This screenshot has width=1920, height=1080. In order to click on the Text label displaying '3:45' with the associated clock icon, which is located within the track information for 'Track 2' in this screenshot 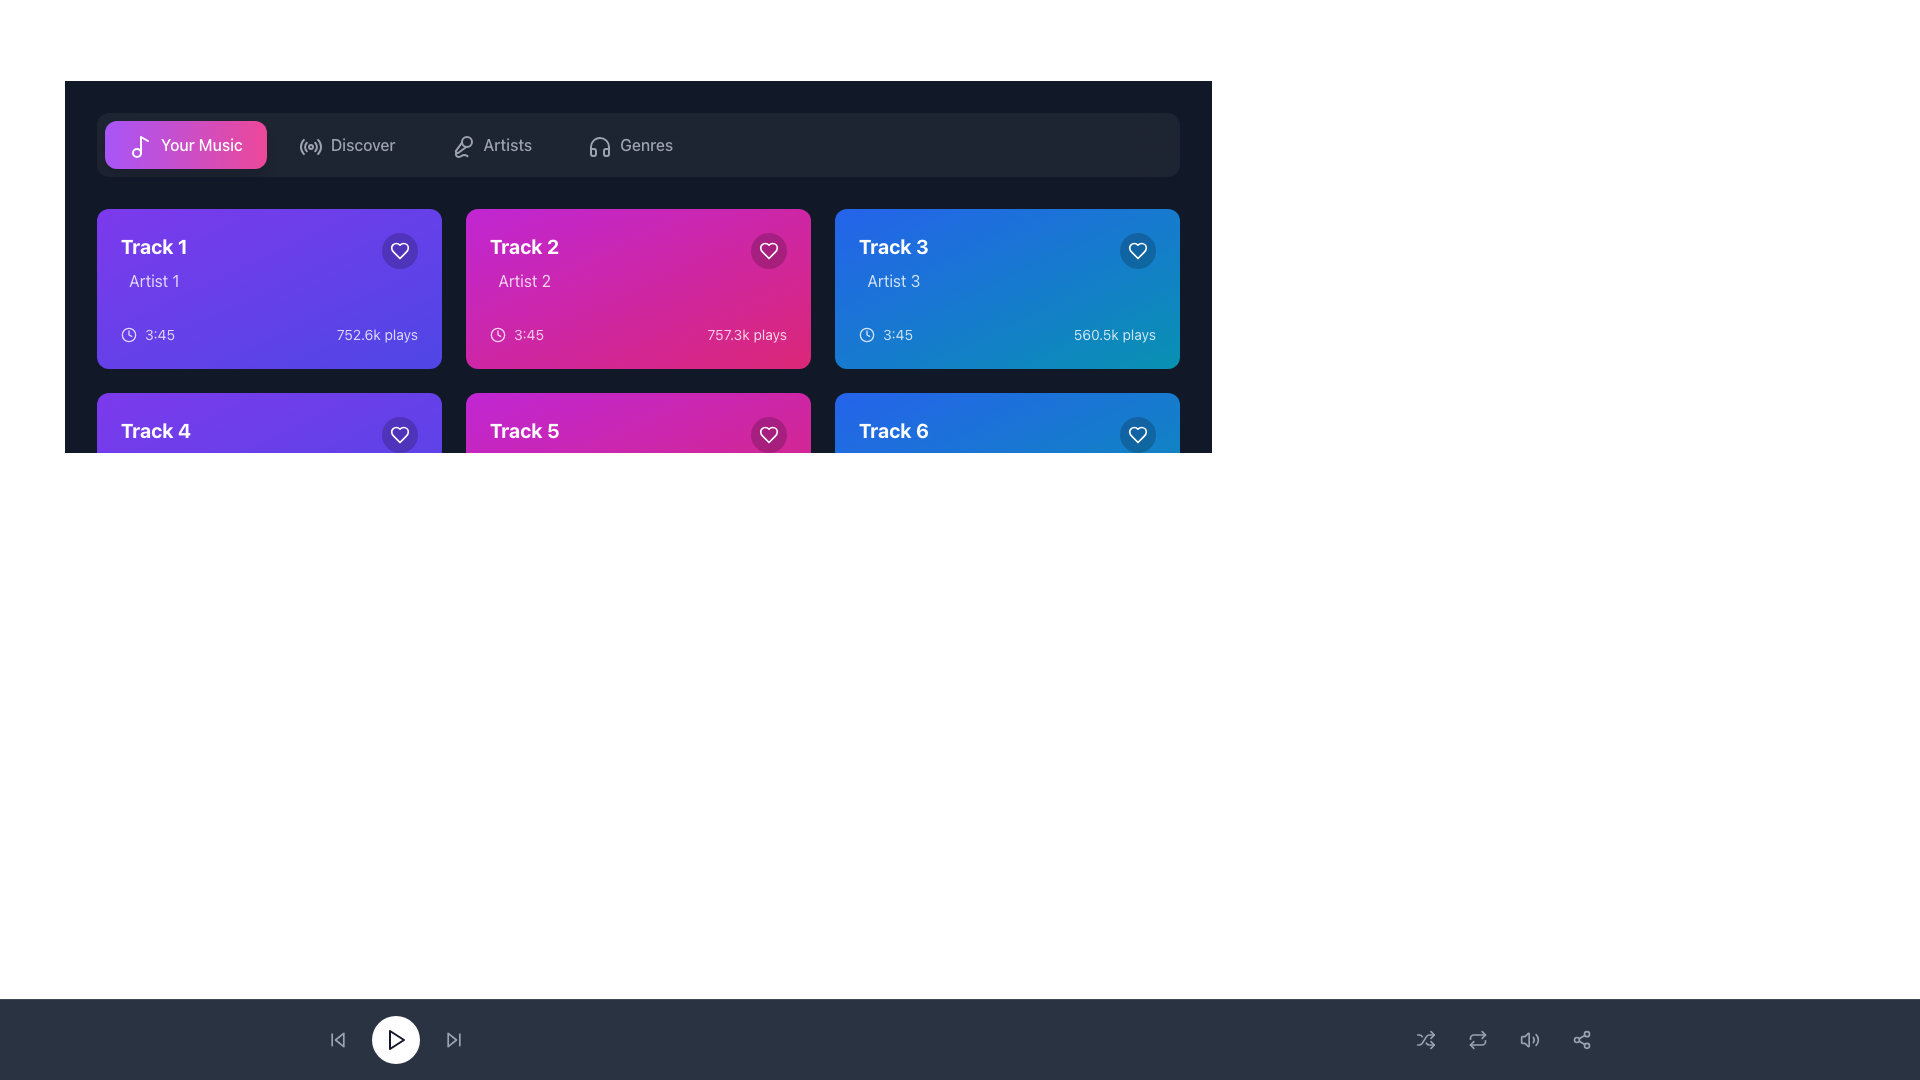, I will do `click(517, 334)`.